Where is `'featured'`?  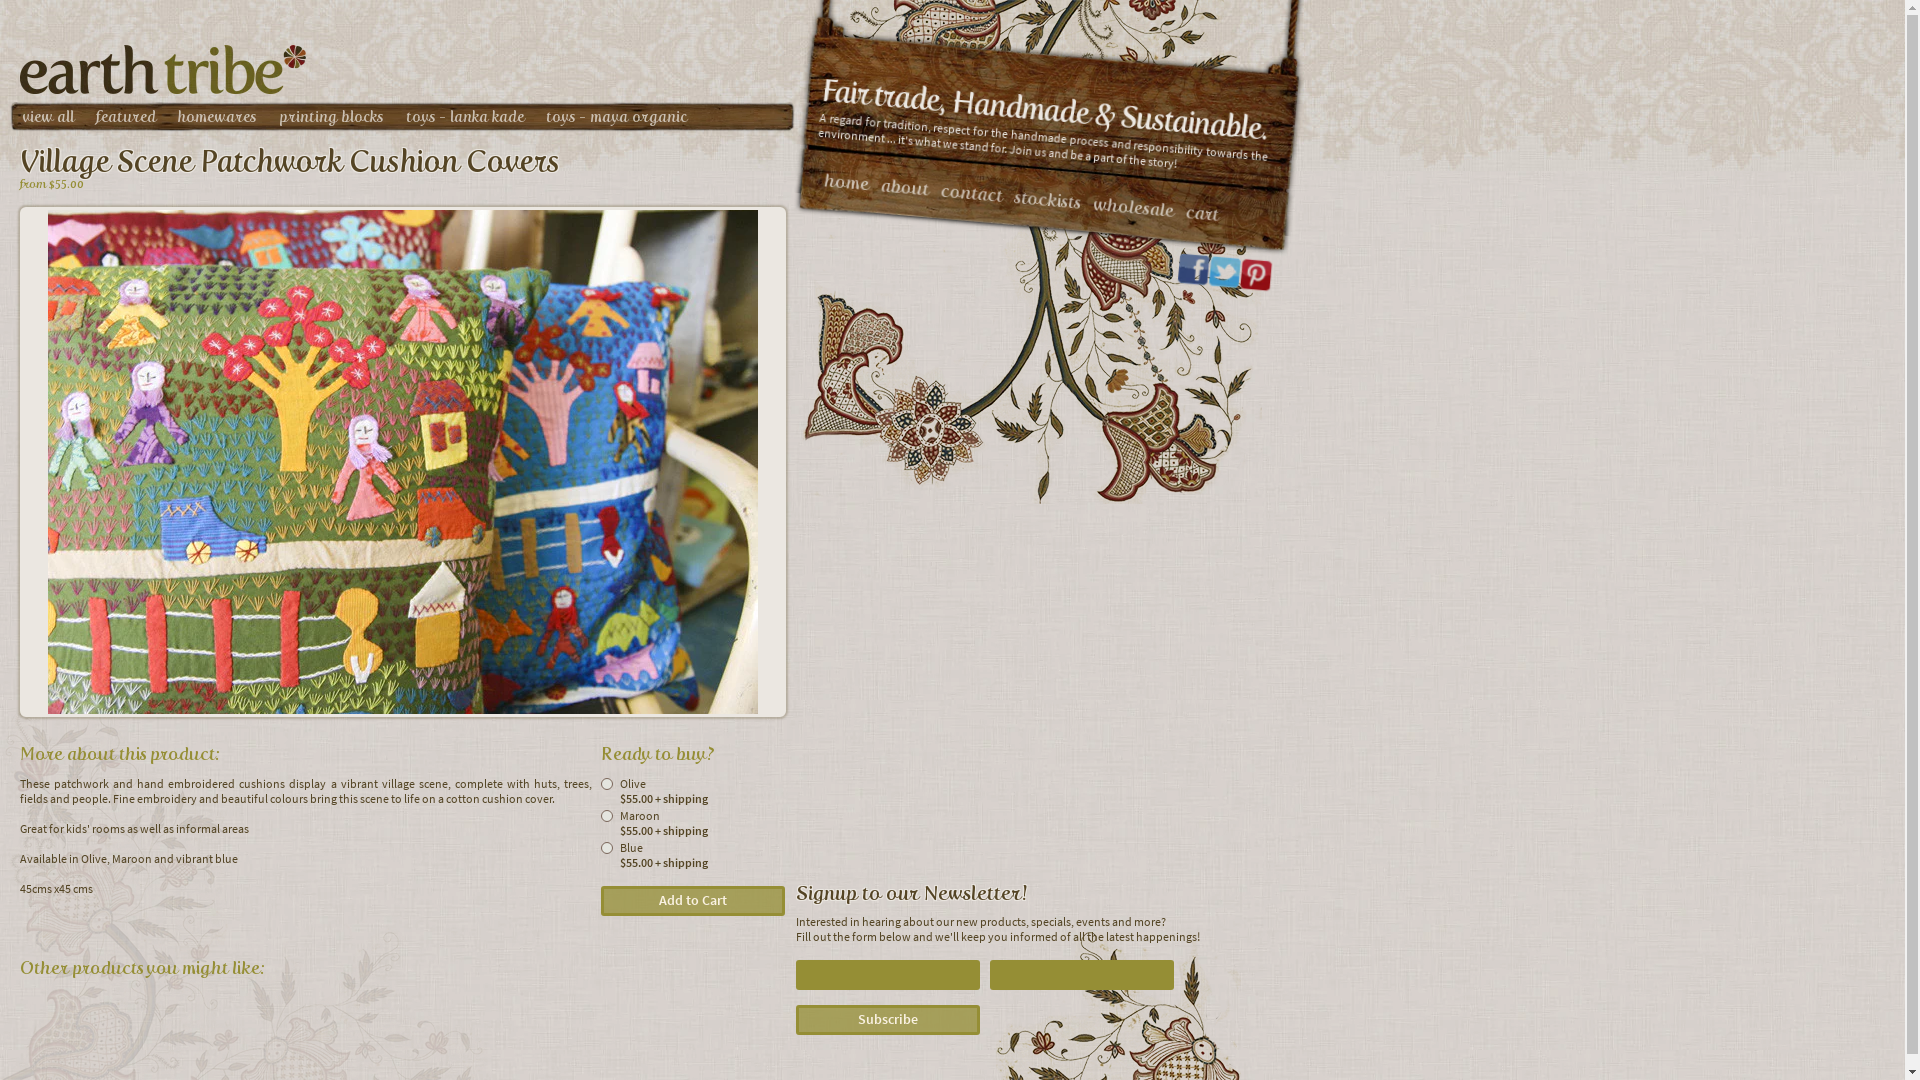
'featured' is located at coordinates (95, 116).